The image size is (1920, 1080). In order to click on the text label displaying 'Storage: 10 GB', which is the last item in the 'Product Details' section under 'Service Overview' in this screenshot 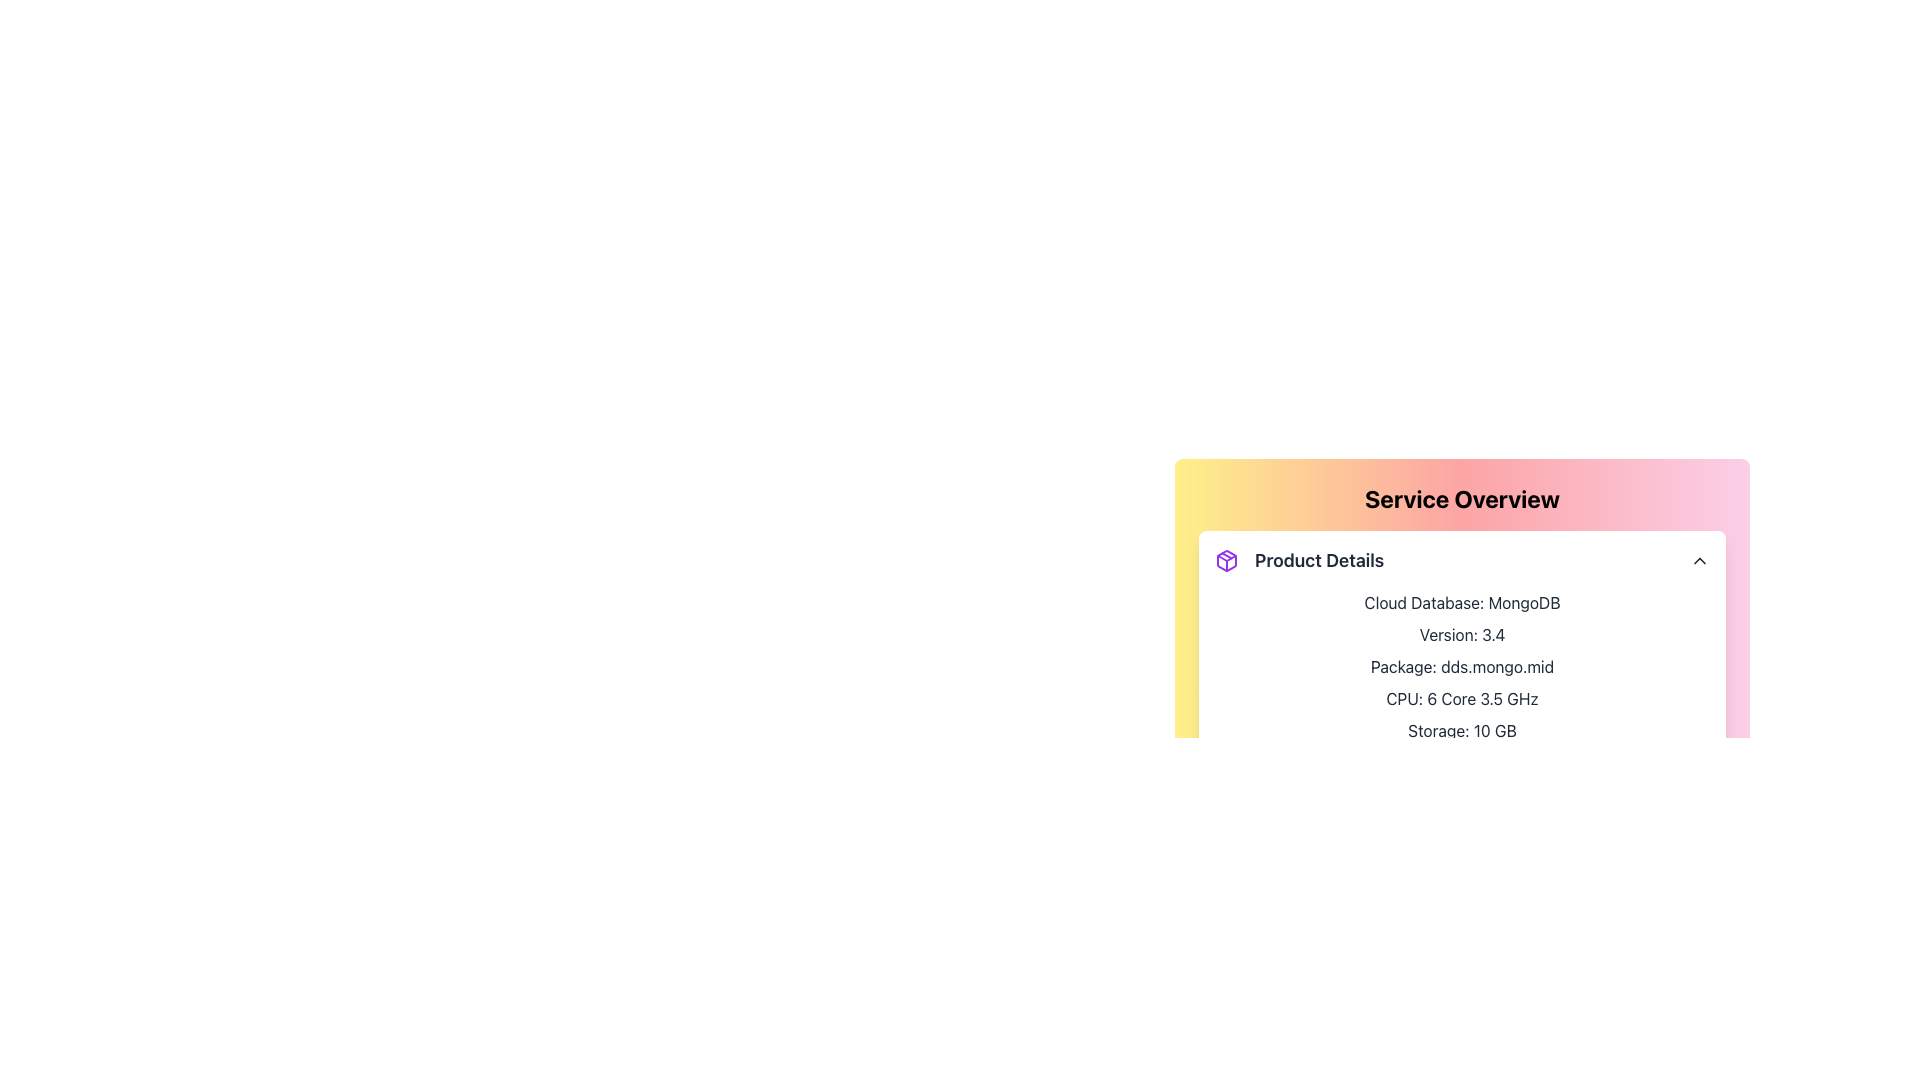, I will do `click(1462, 731)`.